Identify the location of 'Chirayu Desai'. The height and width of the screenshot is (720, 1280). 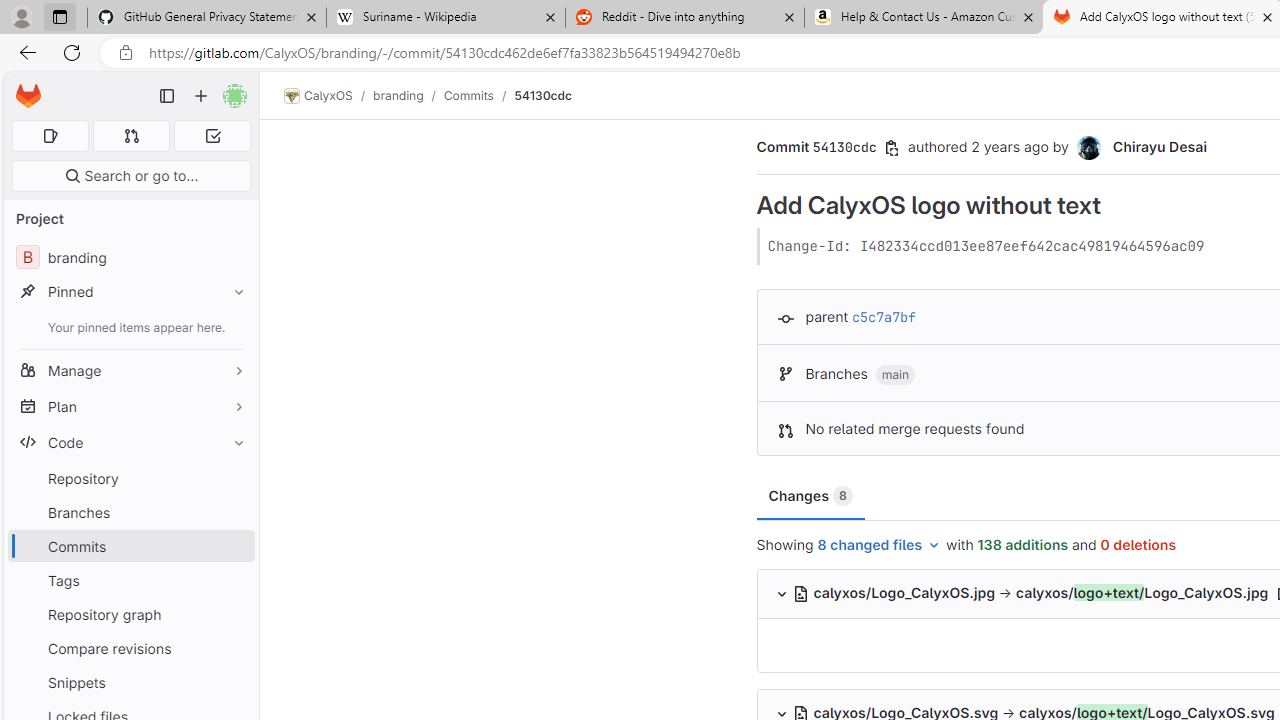
(1087, 147).